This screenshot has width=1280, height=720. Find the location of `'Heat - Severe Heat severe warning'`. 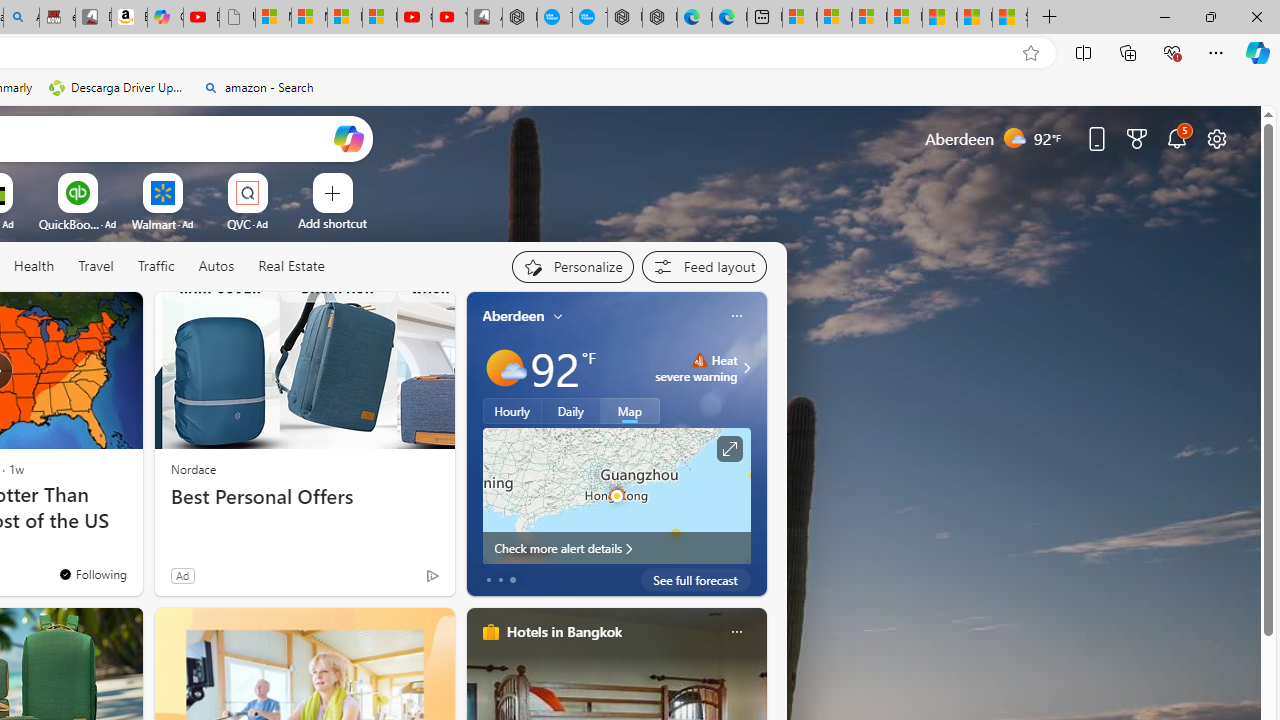

'Heat - Severe Heat severe warning' is located at coordinates (696, 367).